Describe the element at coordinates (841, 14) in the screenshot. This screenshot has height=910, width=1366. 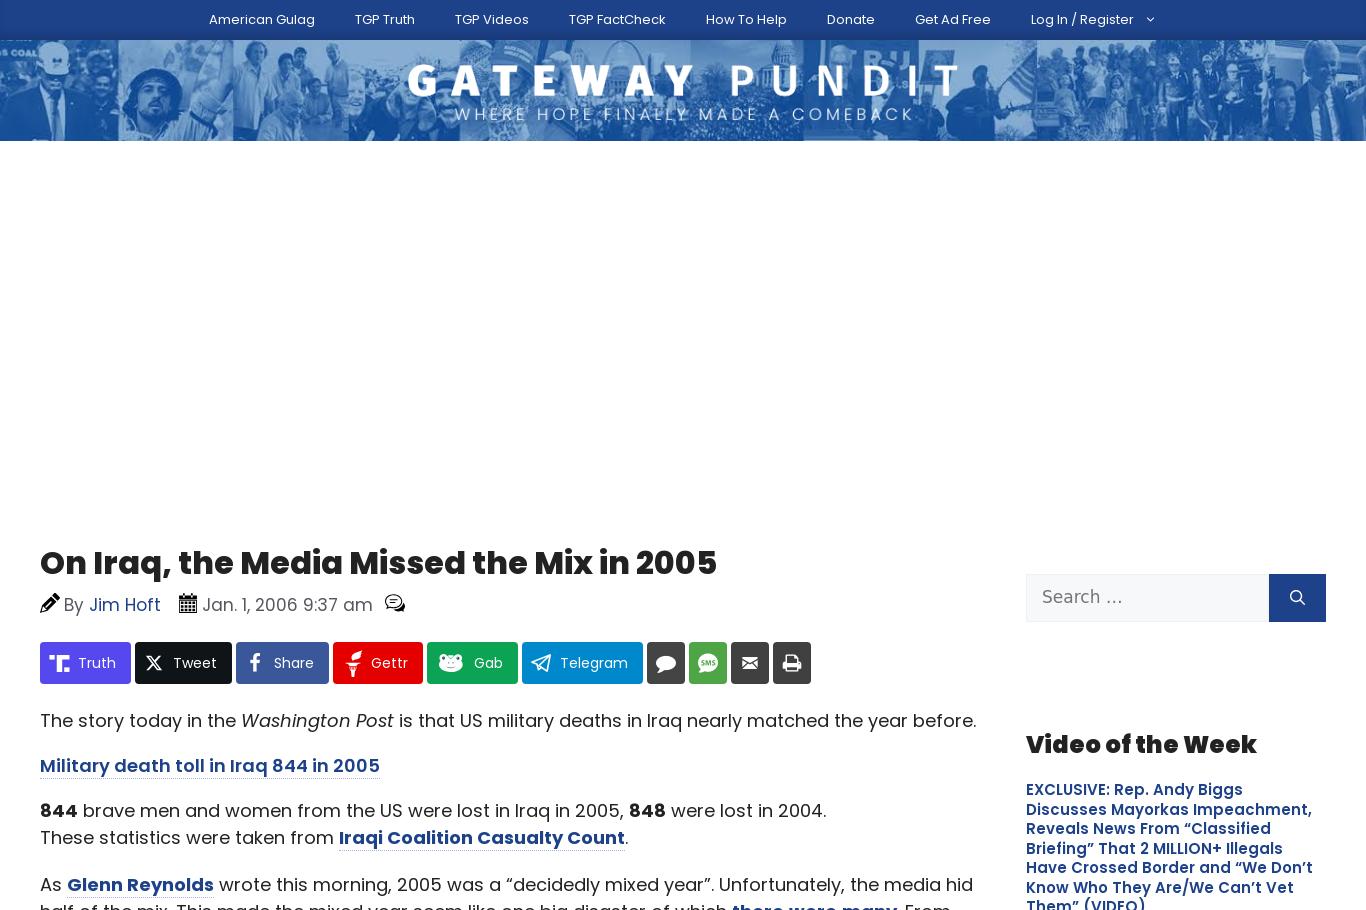
I see `'How To Help'` at that location.